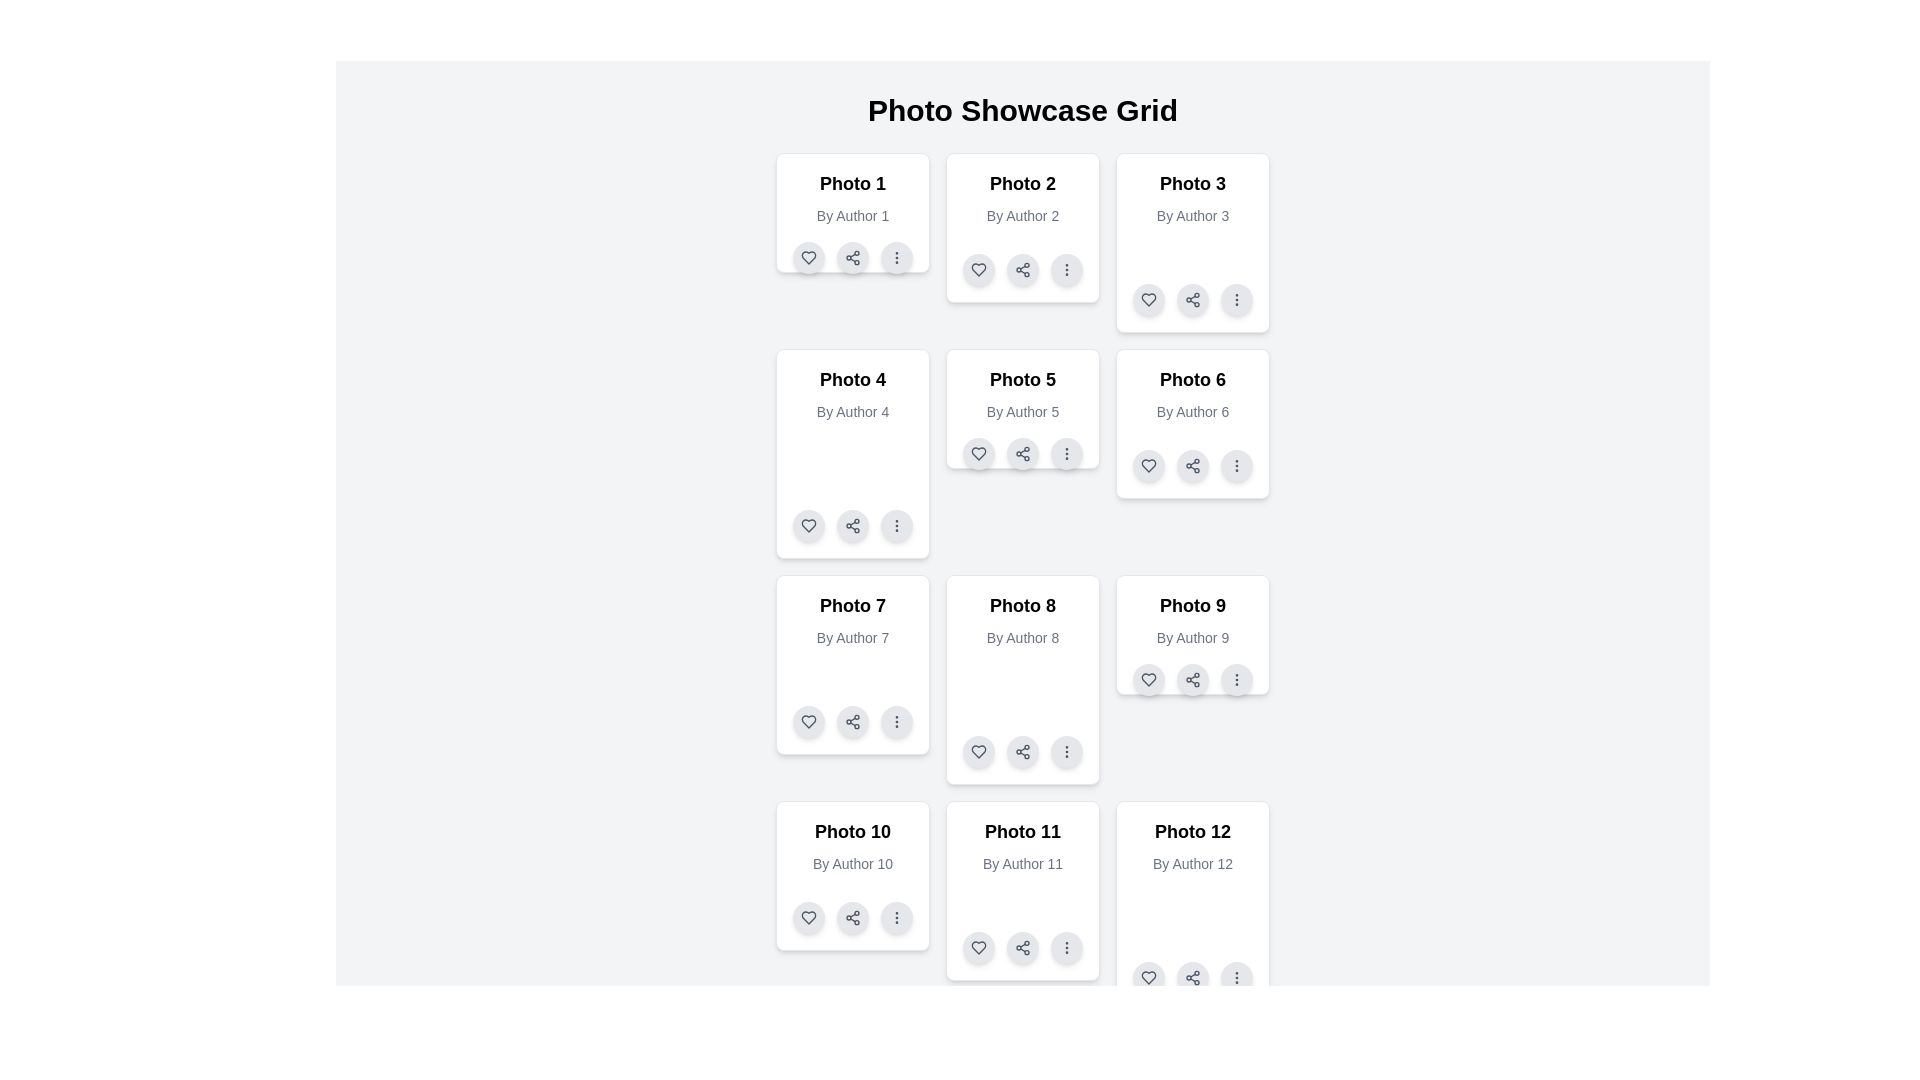  Describe the element at coordinates (1065, 752) in the screenshot. I see `the small circular button with a vertical ellipsis icon in the bottom-right of the 'Photo 8' card` at that location.